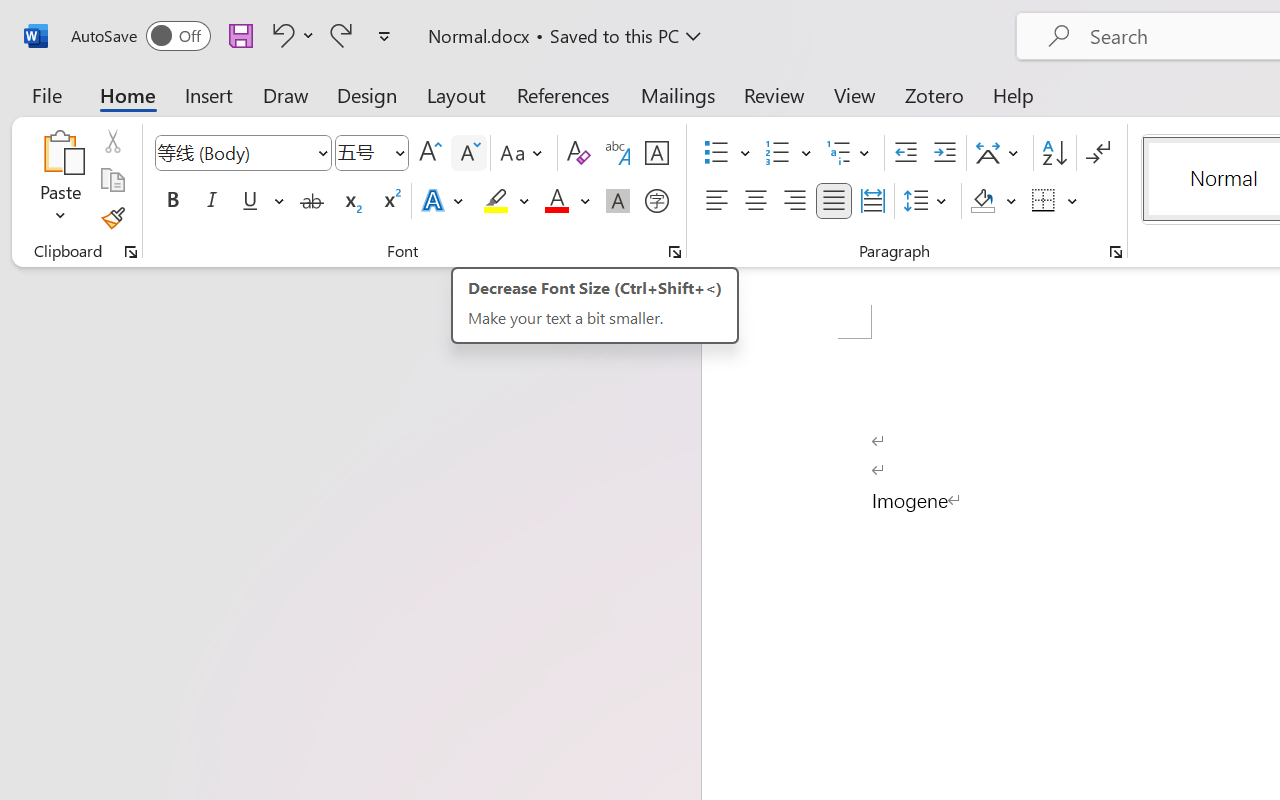 The width and height of the screenshot is (1280, 800). What do you see at coordinates (755, 201) in the screenshot?
I see `'Center'` at bounding box center [755, 201].